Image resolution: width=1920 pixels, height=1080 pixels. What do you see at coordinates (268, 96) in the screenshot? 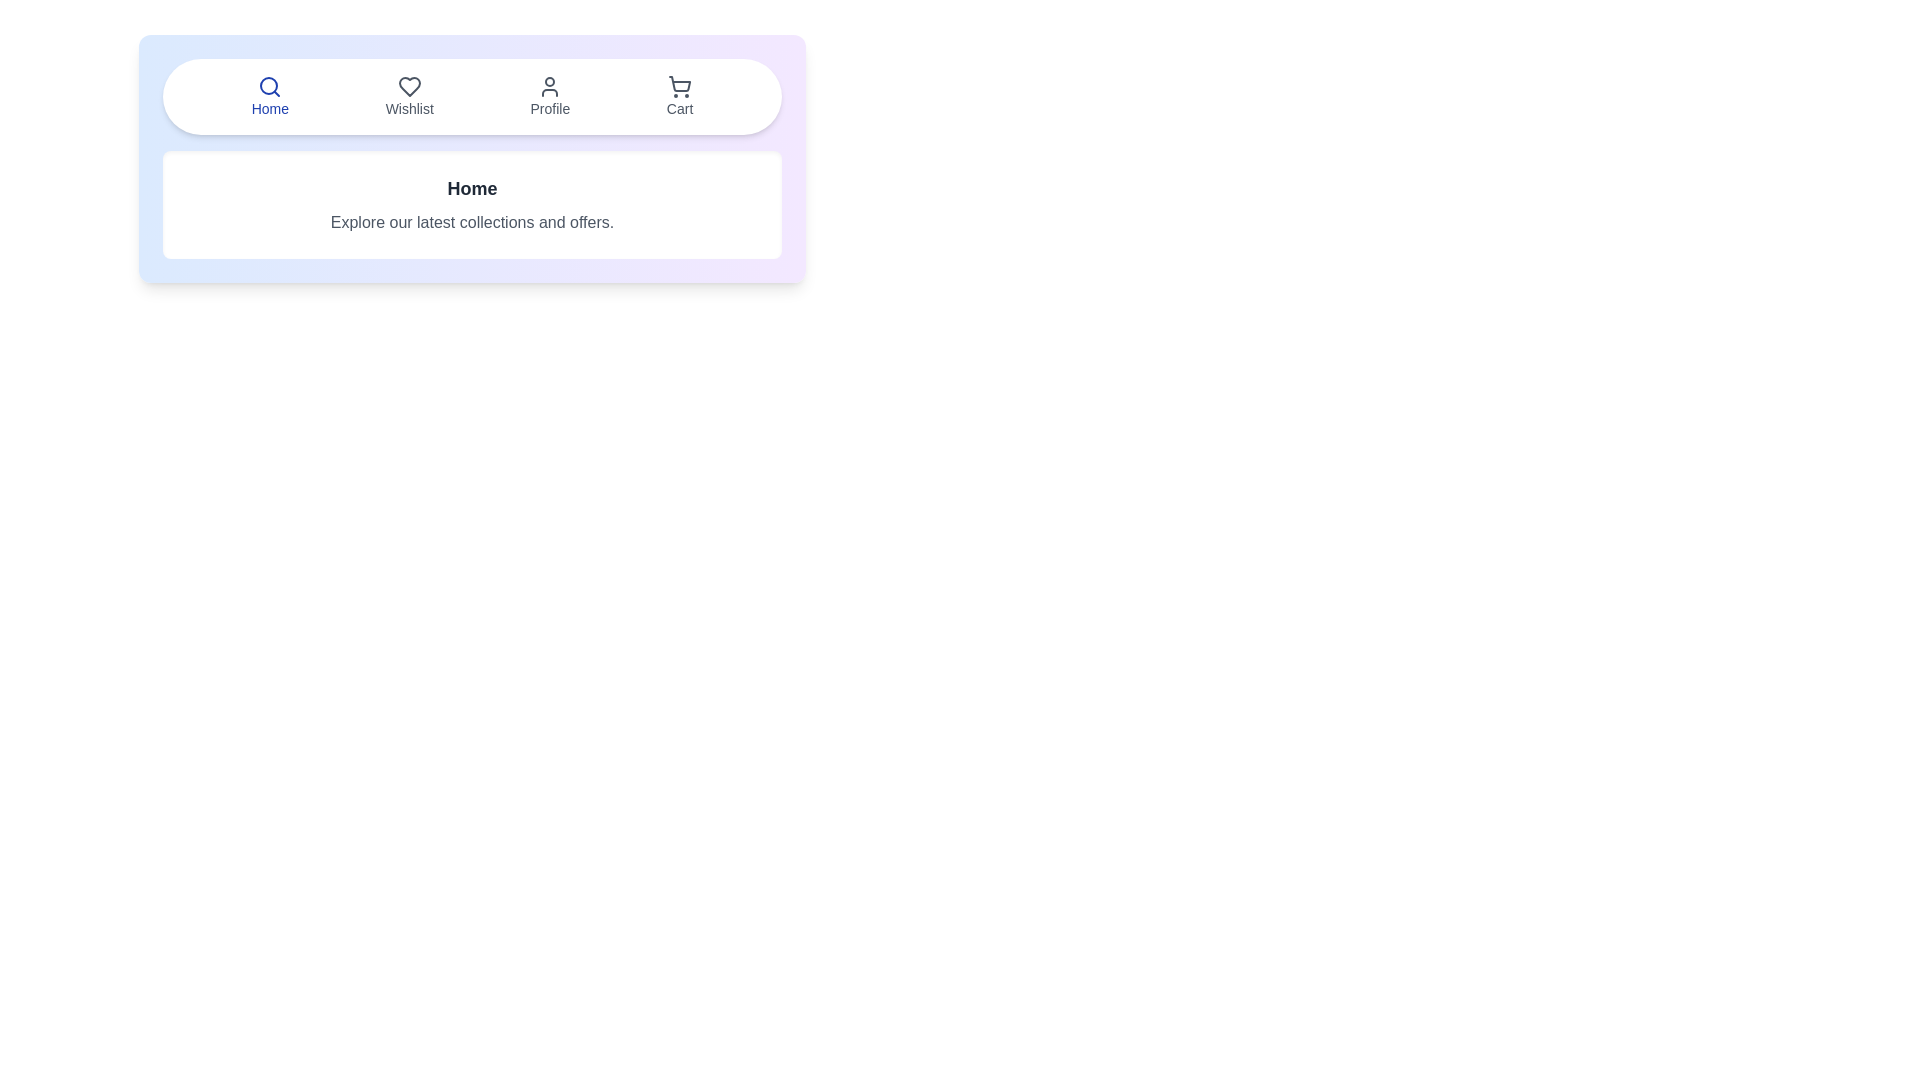
I see `the tab labeled Home to observe the visual effect` at bounding box center [268, 96].